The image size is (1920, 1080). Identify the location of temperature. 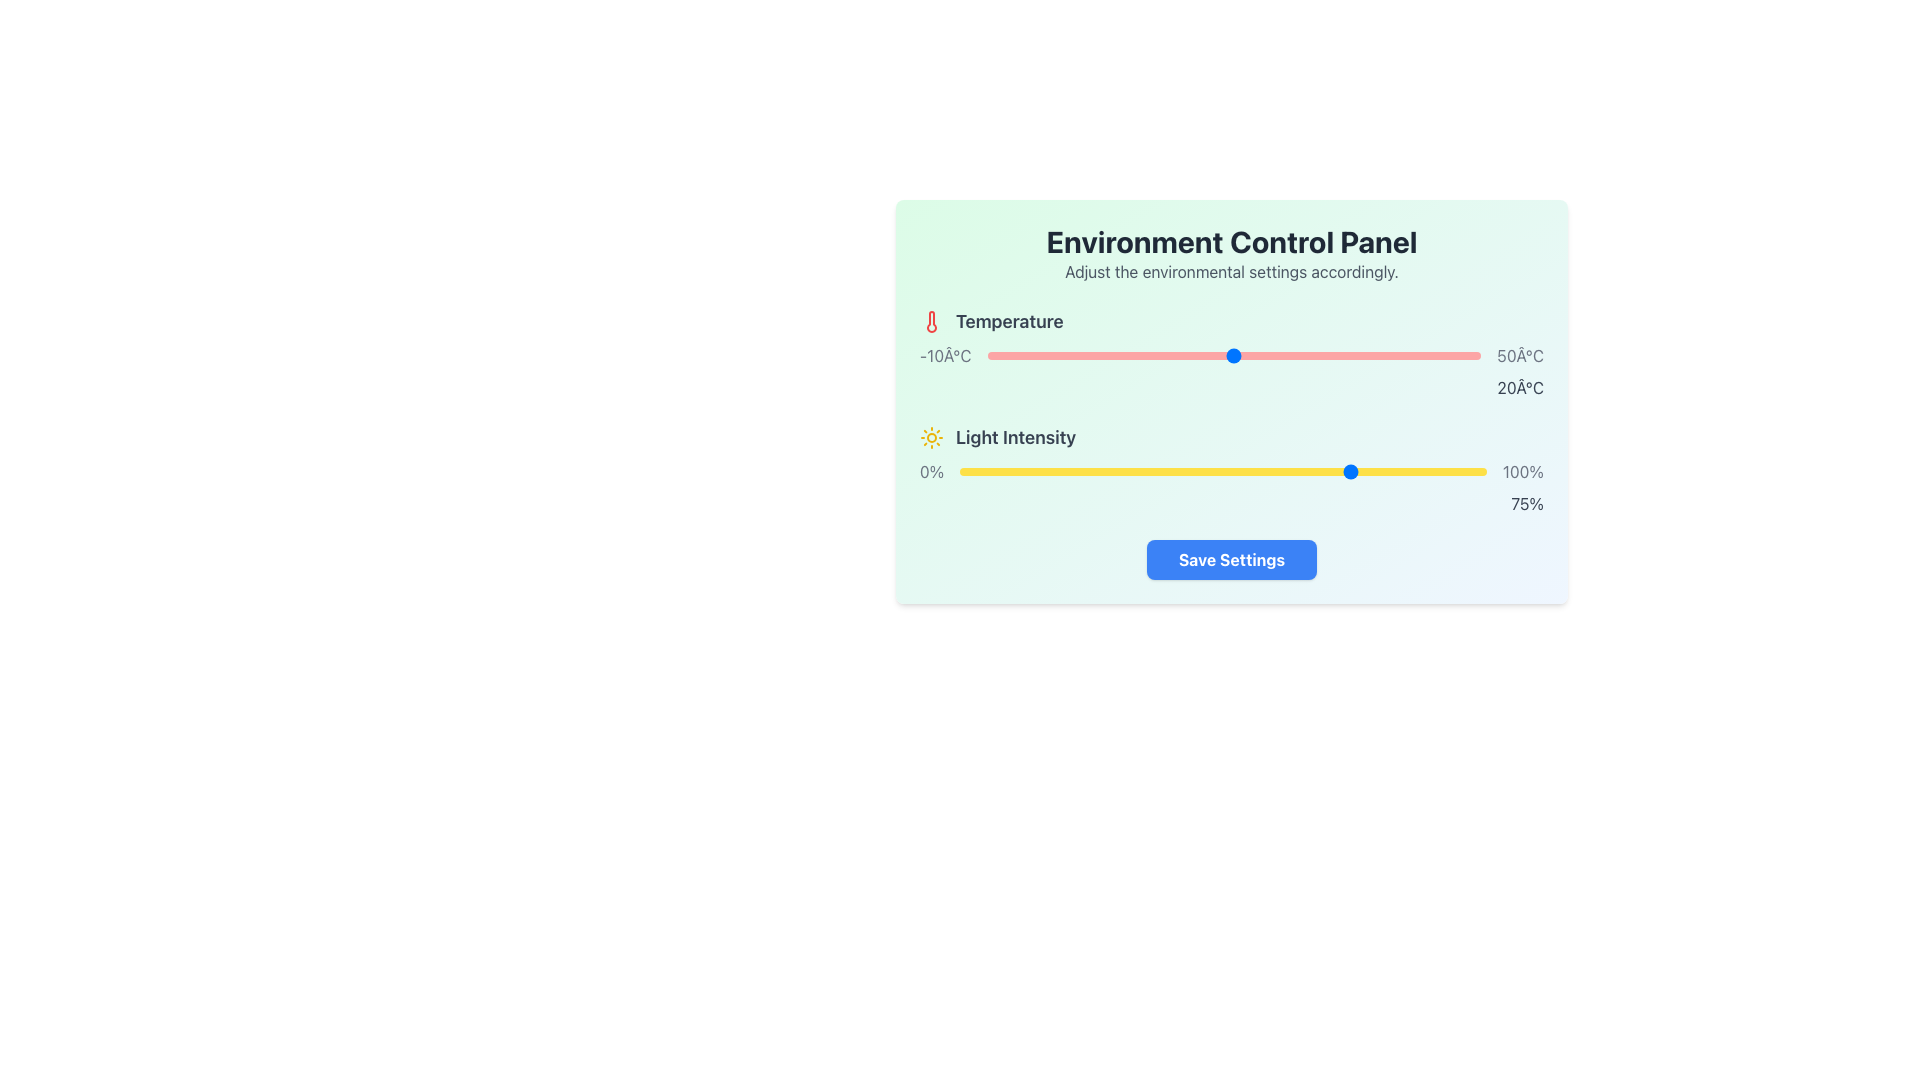
(1241, 354).